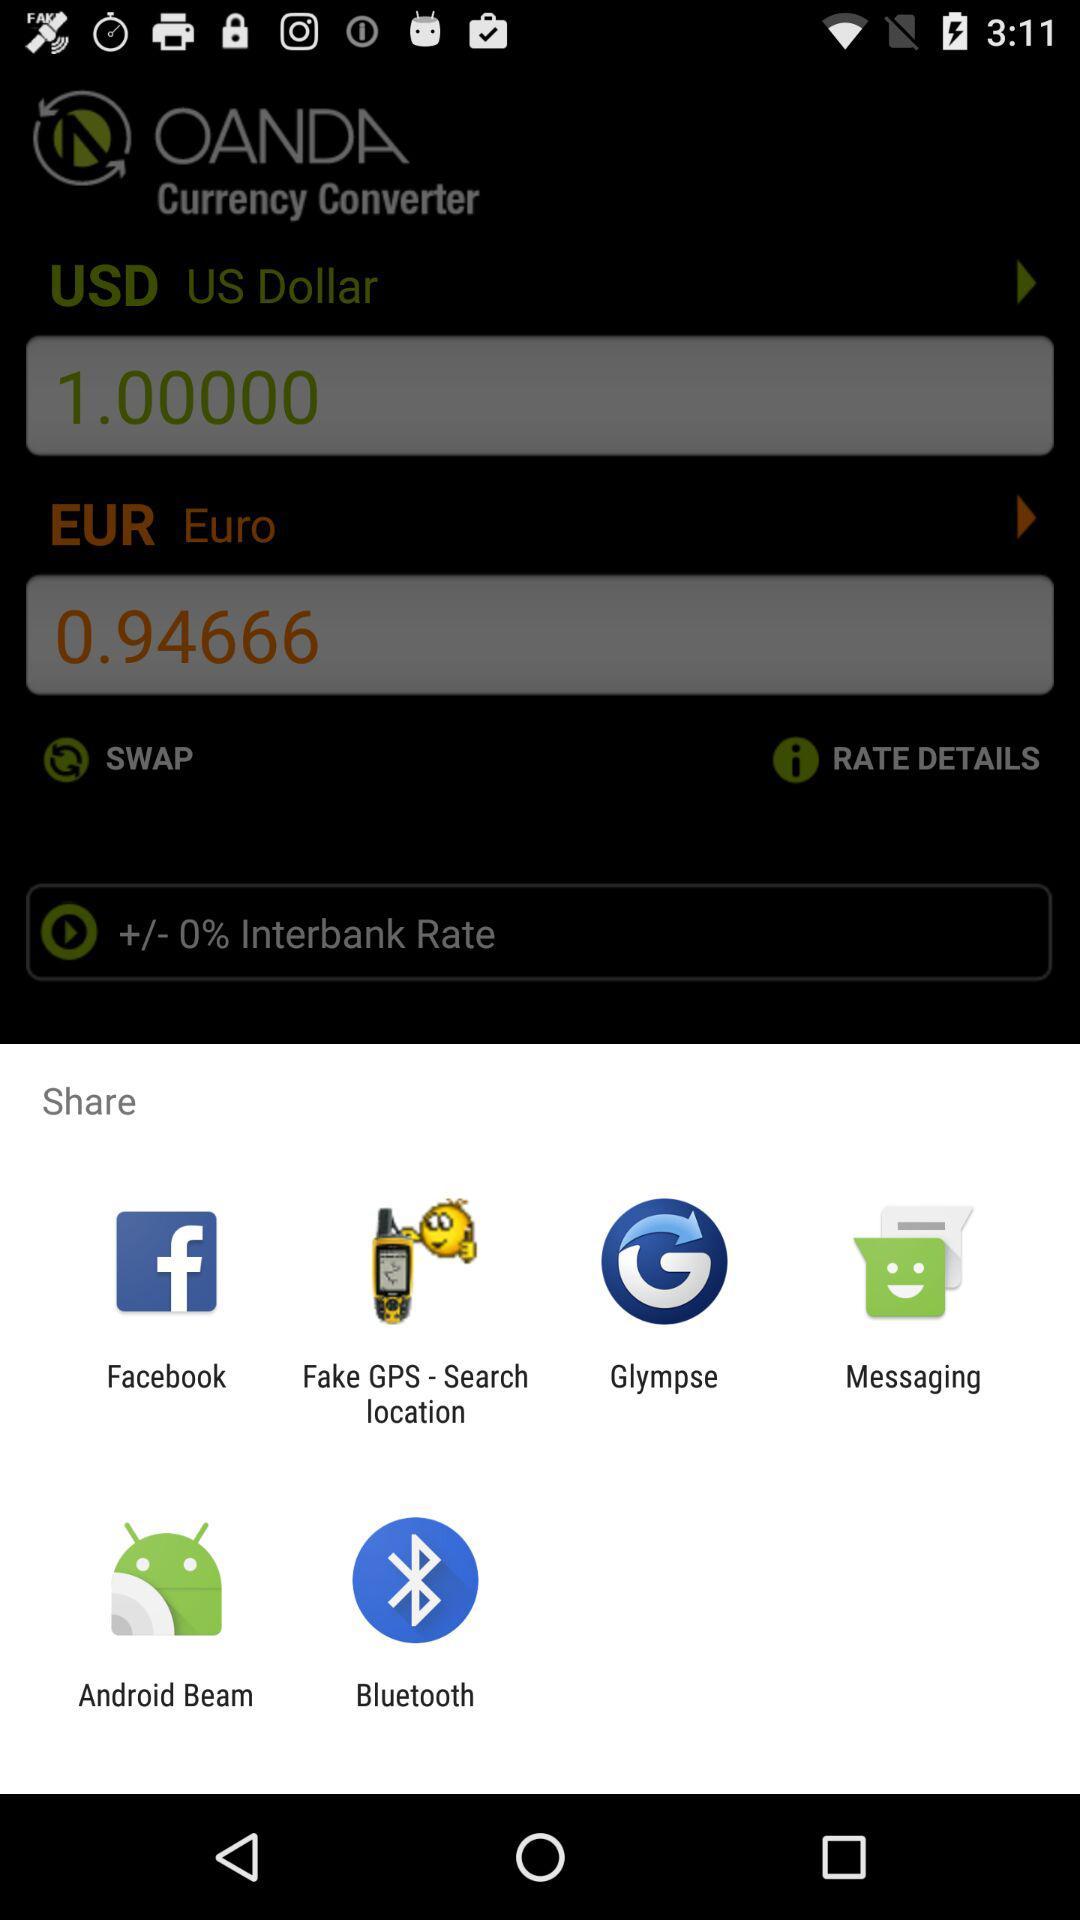 The width and height of the screenshot is (1080, 1920). What do you see at coordinates (165, 1711) in the screenshot?
I see `android beam icon` at bounding box center [165, 1711].